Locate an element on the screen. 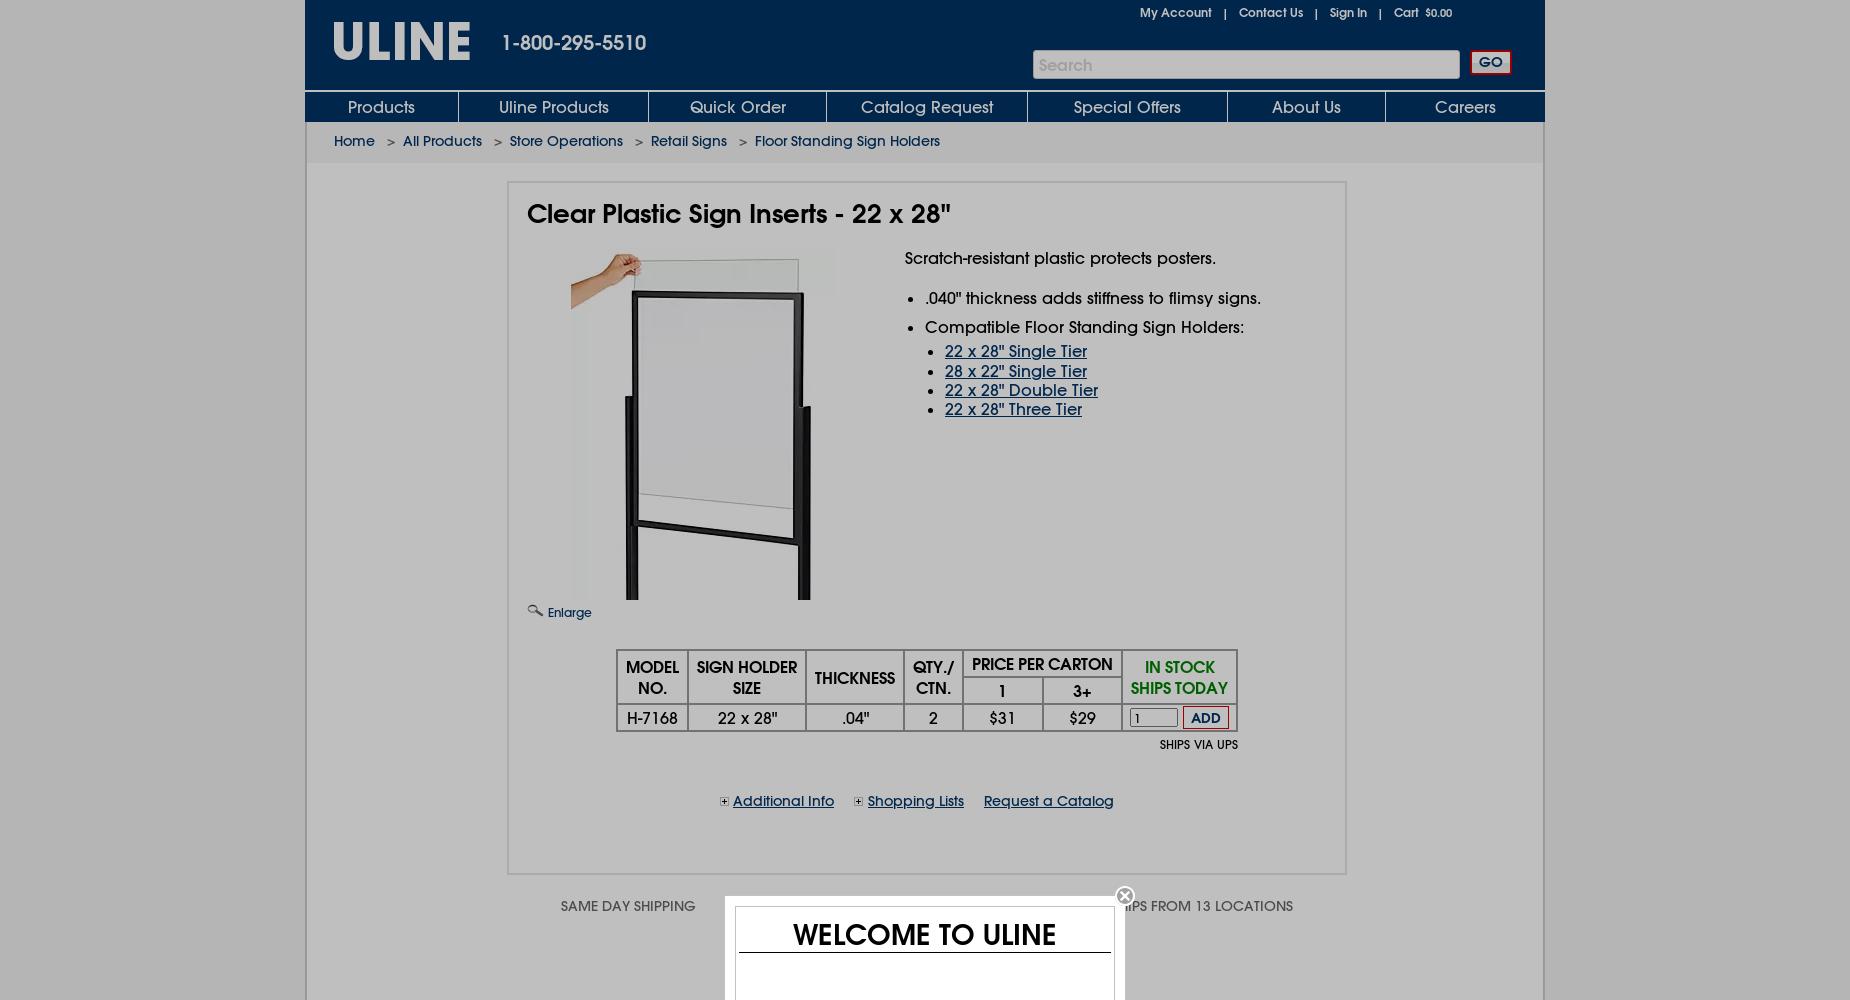 The width and height of the screenshot is (1850, 1000). 'SHIPS VIA UPS' is located at coordinates (1197, 743).